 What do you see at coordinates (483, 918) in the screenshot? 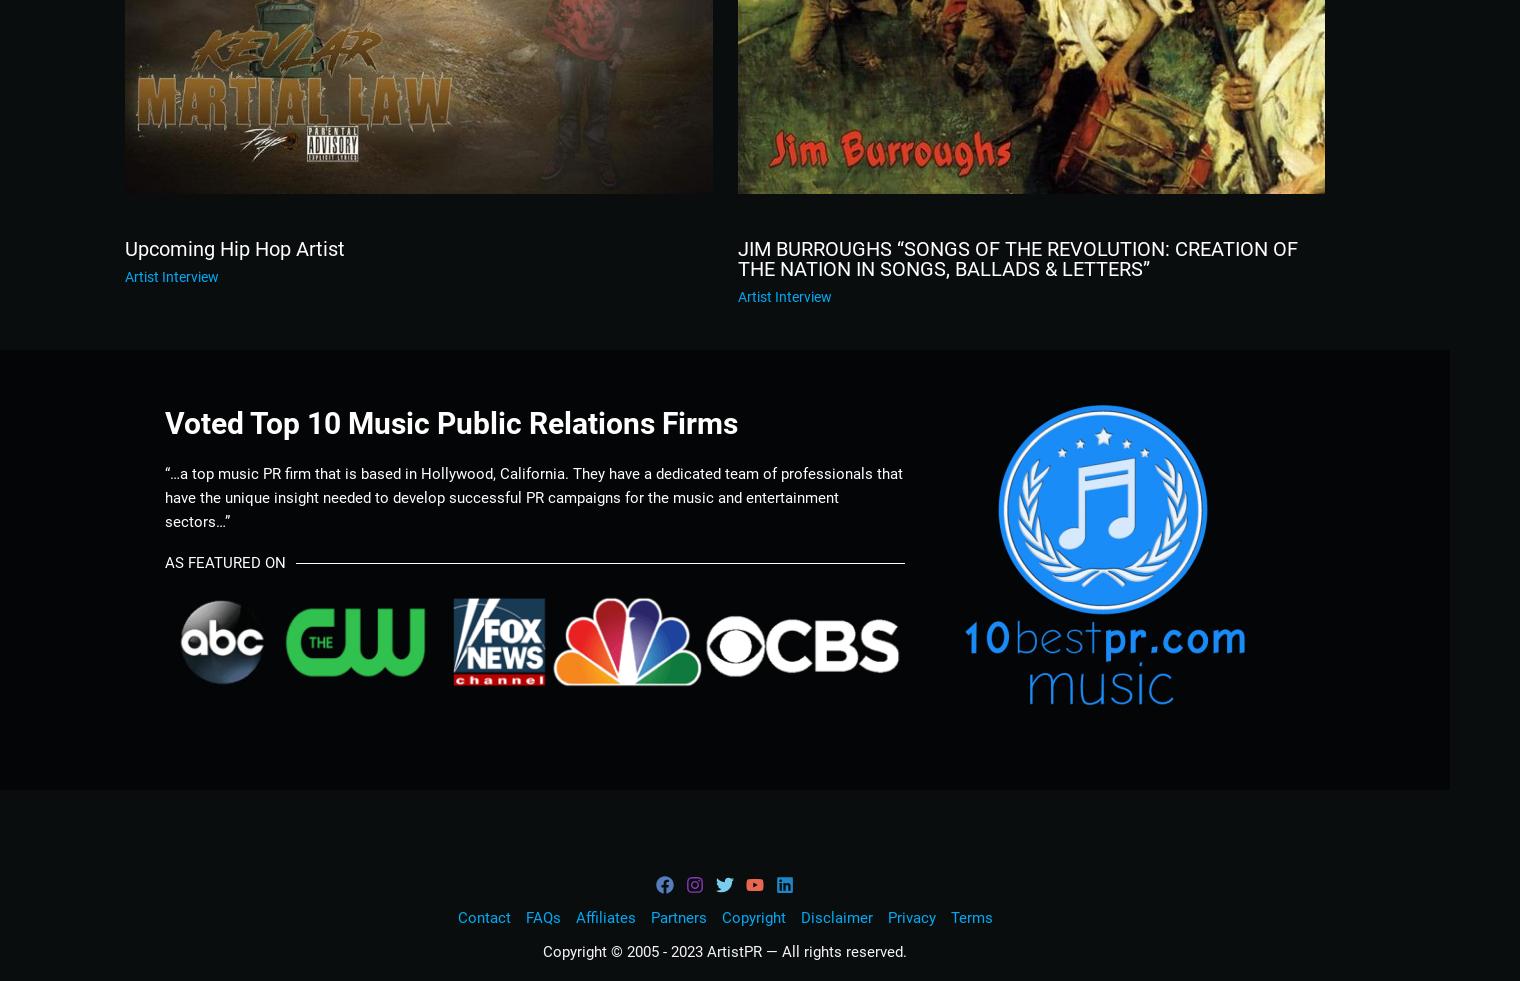
I see `'Contact'` at bounding box center [483, 918].